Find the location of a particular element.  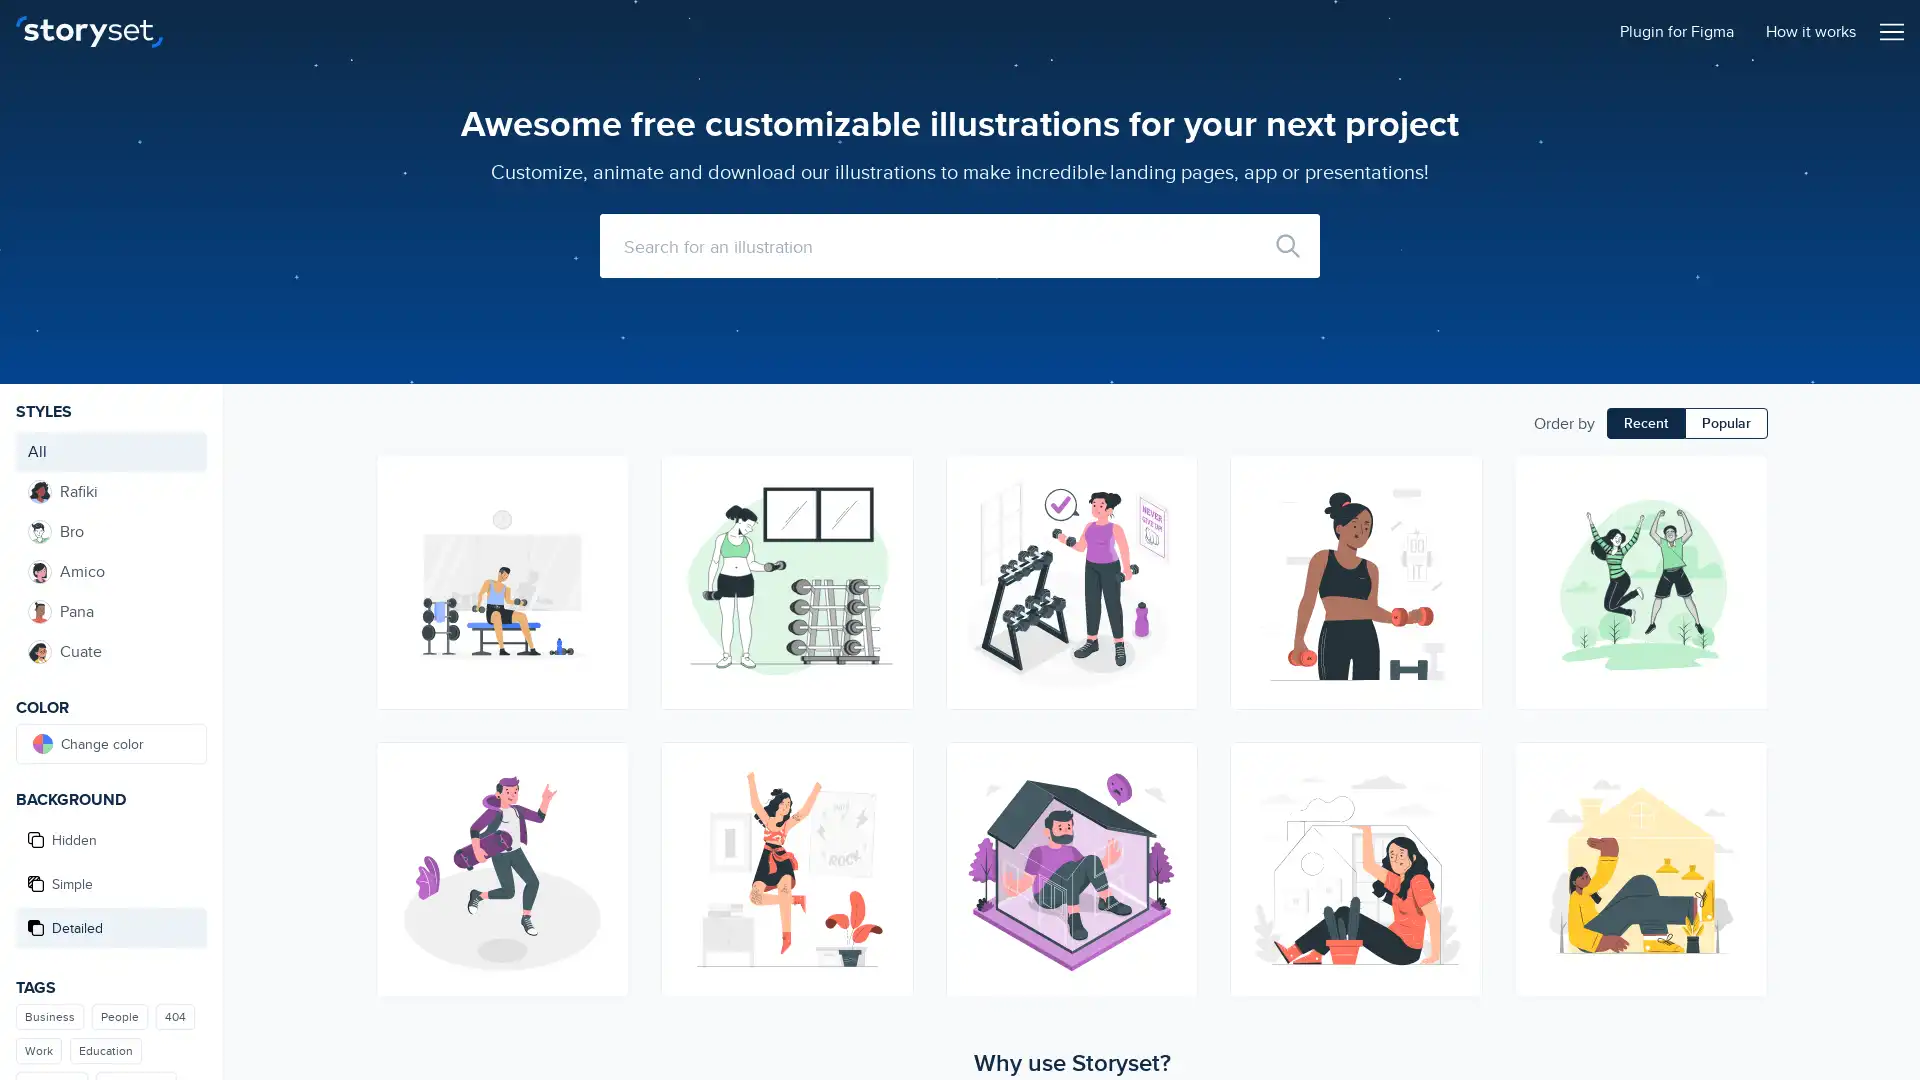

Pinterest icon Save is located at coordinates (602, 837).